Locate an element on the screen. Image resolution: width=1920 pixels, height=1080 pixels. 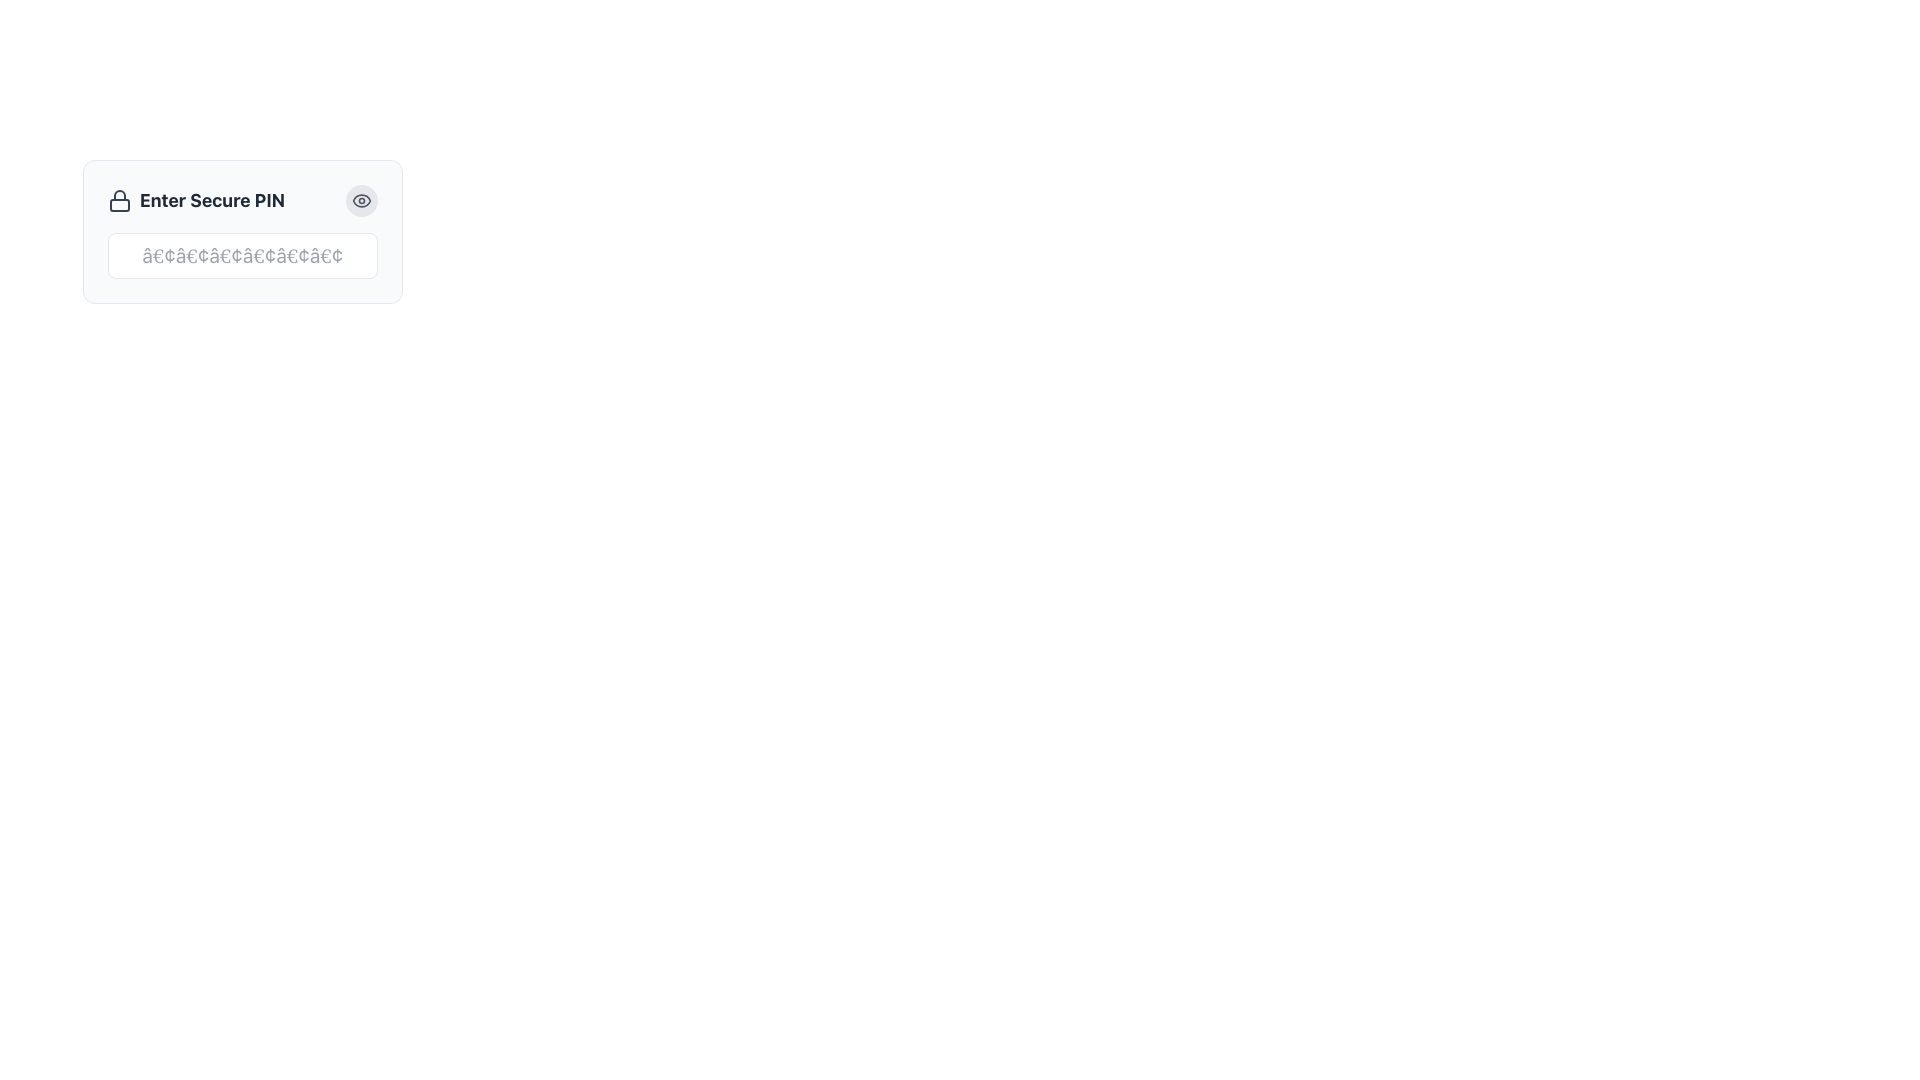
the 'Eye' icon located in the top-right corner of the PIN entry field card, next to the label 'Enter Secure PIN' is located at coordinates (361, 200).